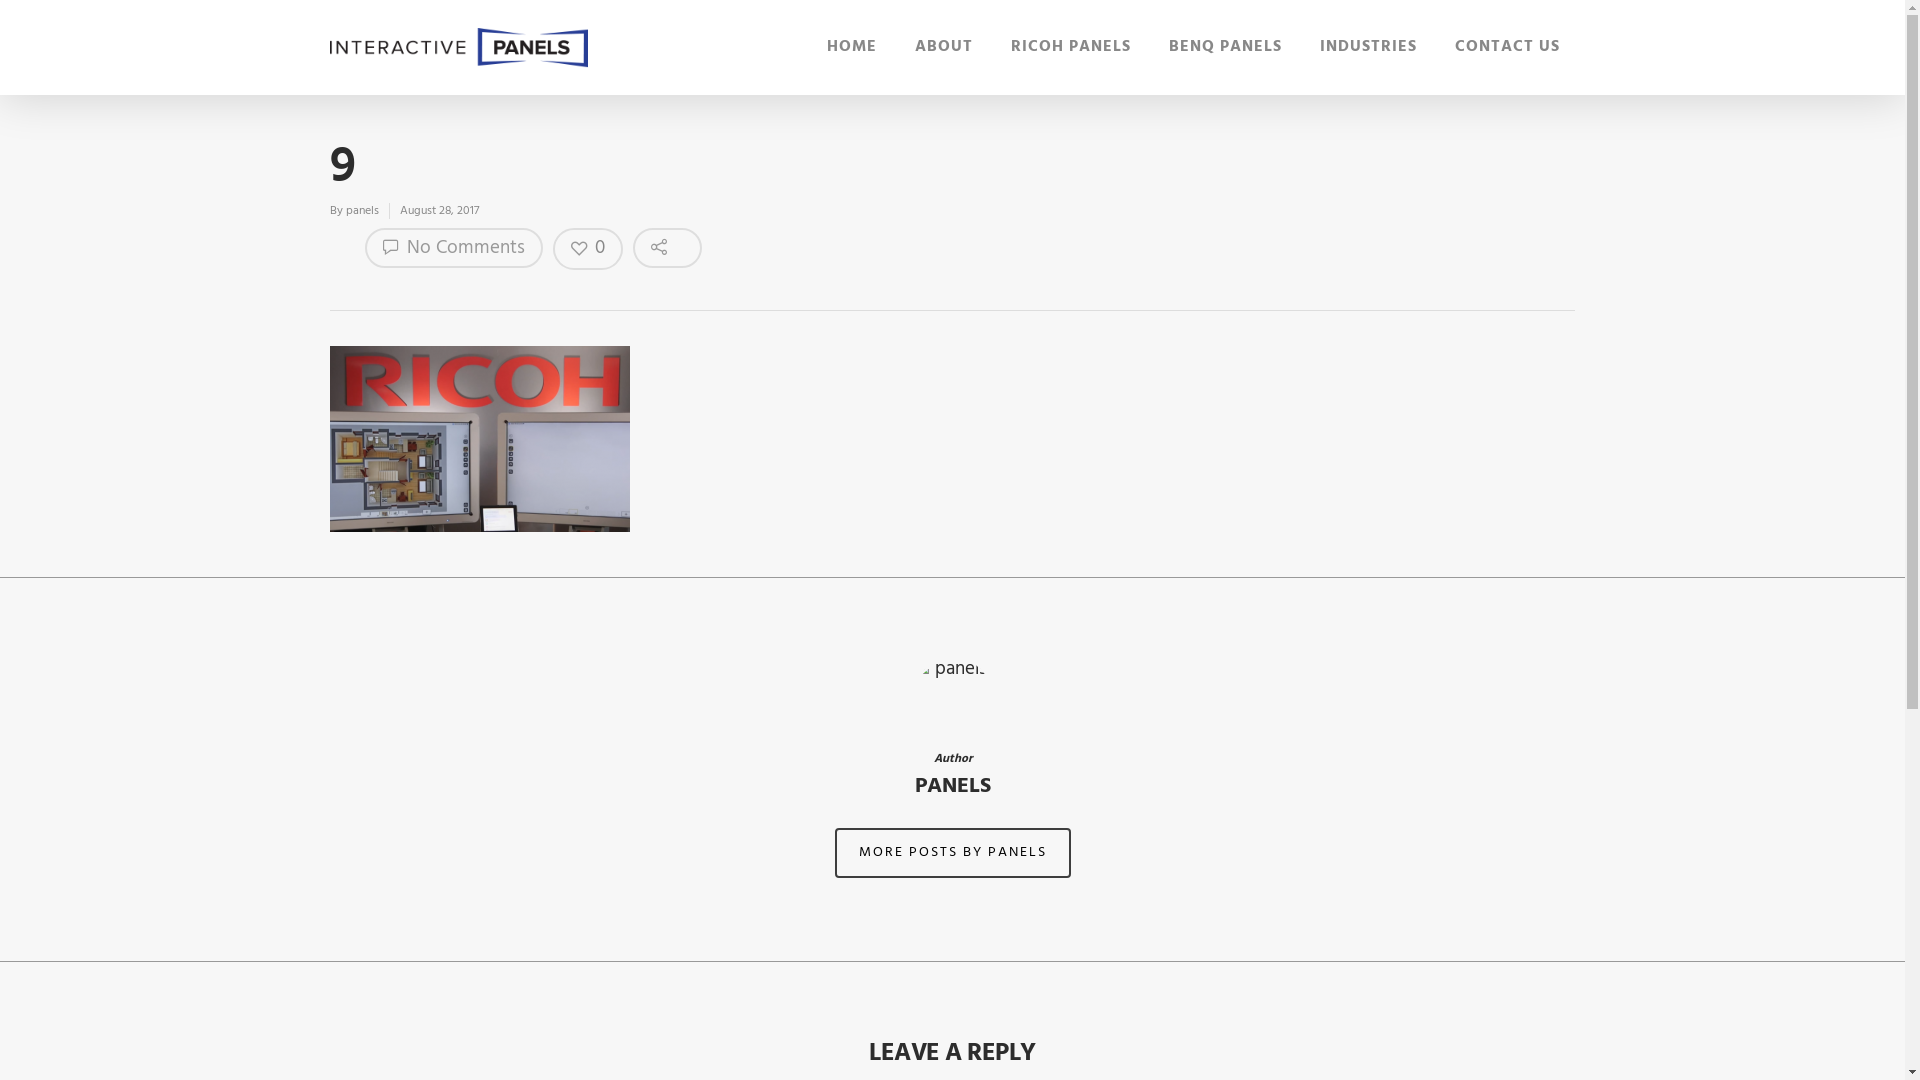  What do you see at coordinates (1011, 50) in the screenshot?
I see `'RICOH PANELS'` at bounding box center [1011, 50].